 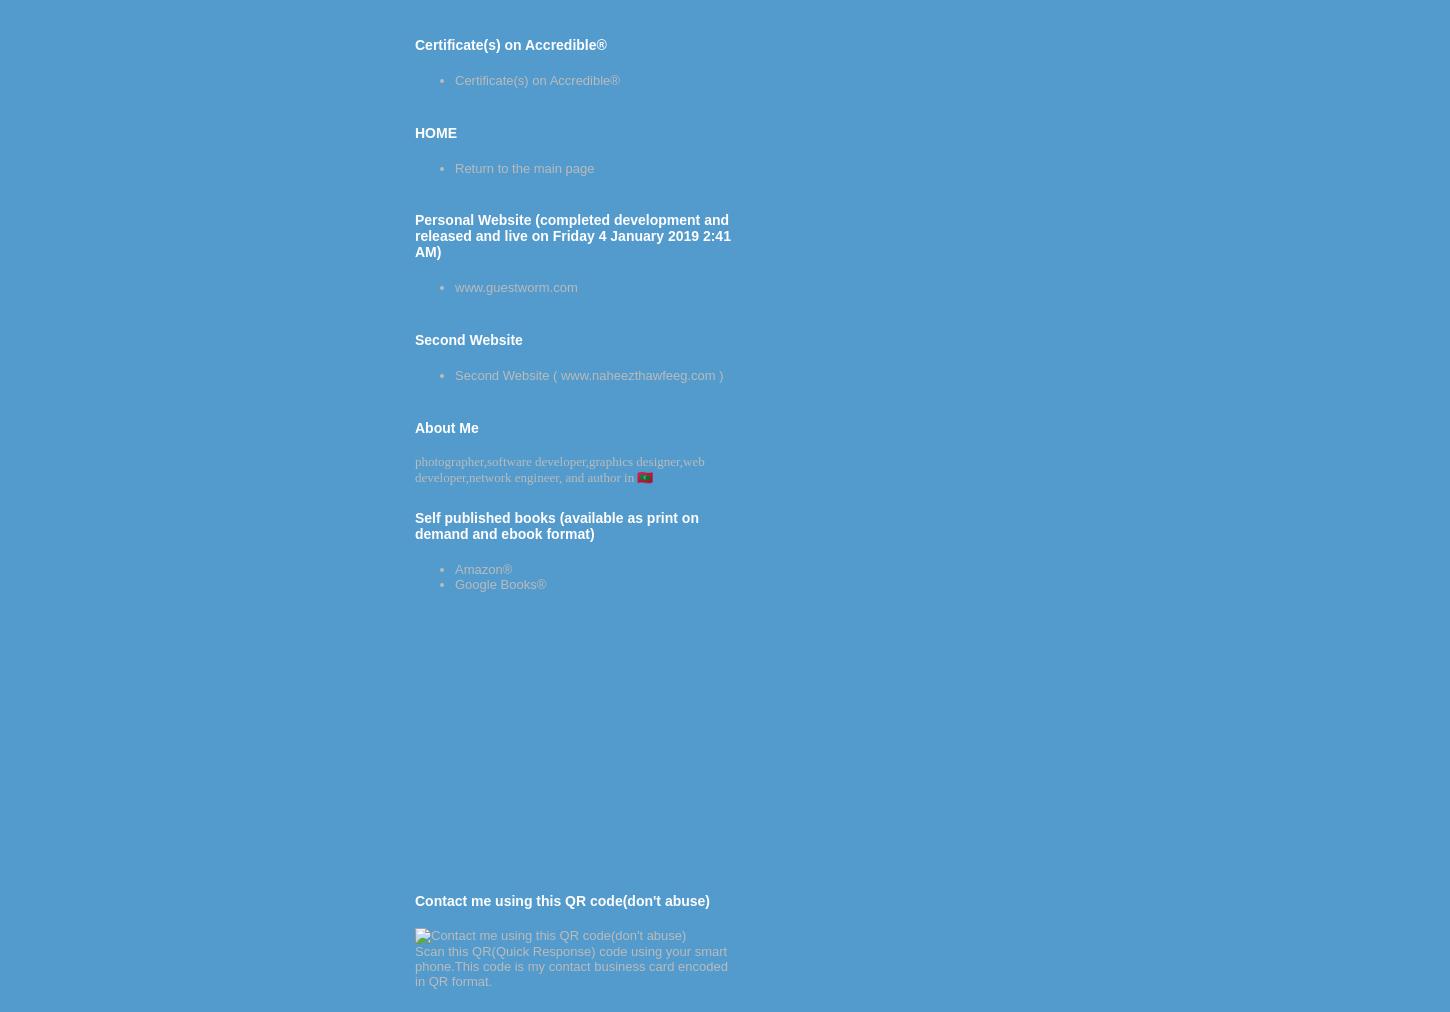 I want to click on 'photographer,software developer,graphics designer,web developer,network engineer, and author in 🇲🇻', so click(x=559, y=469).